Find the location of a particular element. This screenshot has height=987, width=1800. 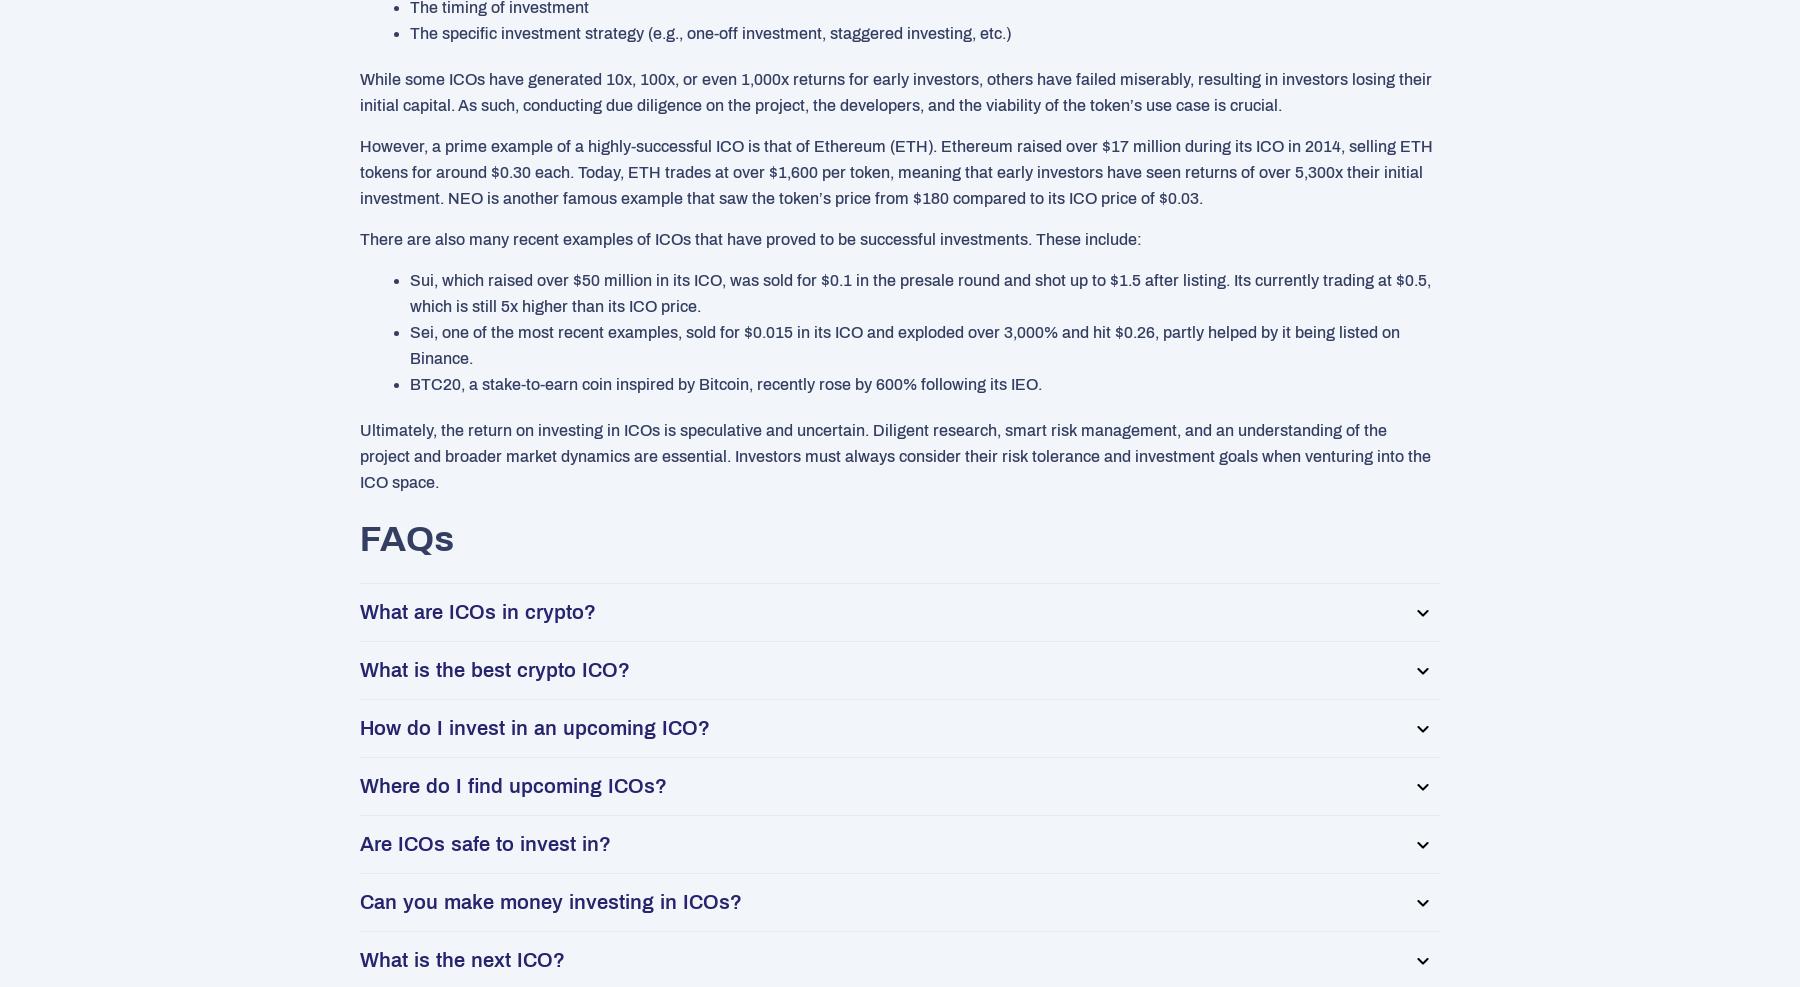

'There are also many recent examples of ICOs that have proved to be successful investments. These include:' is located at coordinates (749, 239).